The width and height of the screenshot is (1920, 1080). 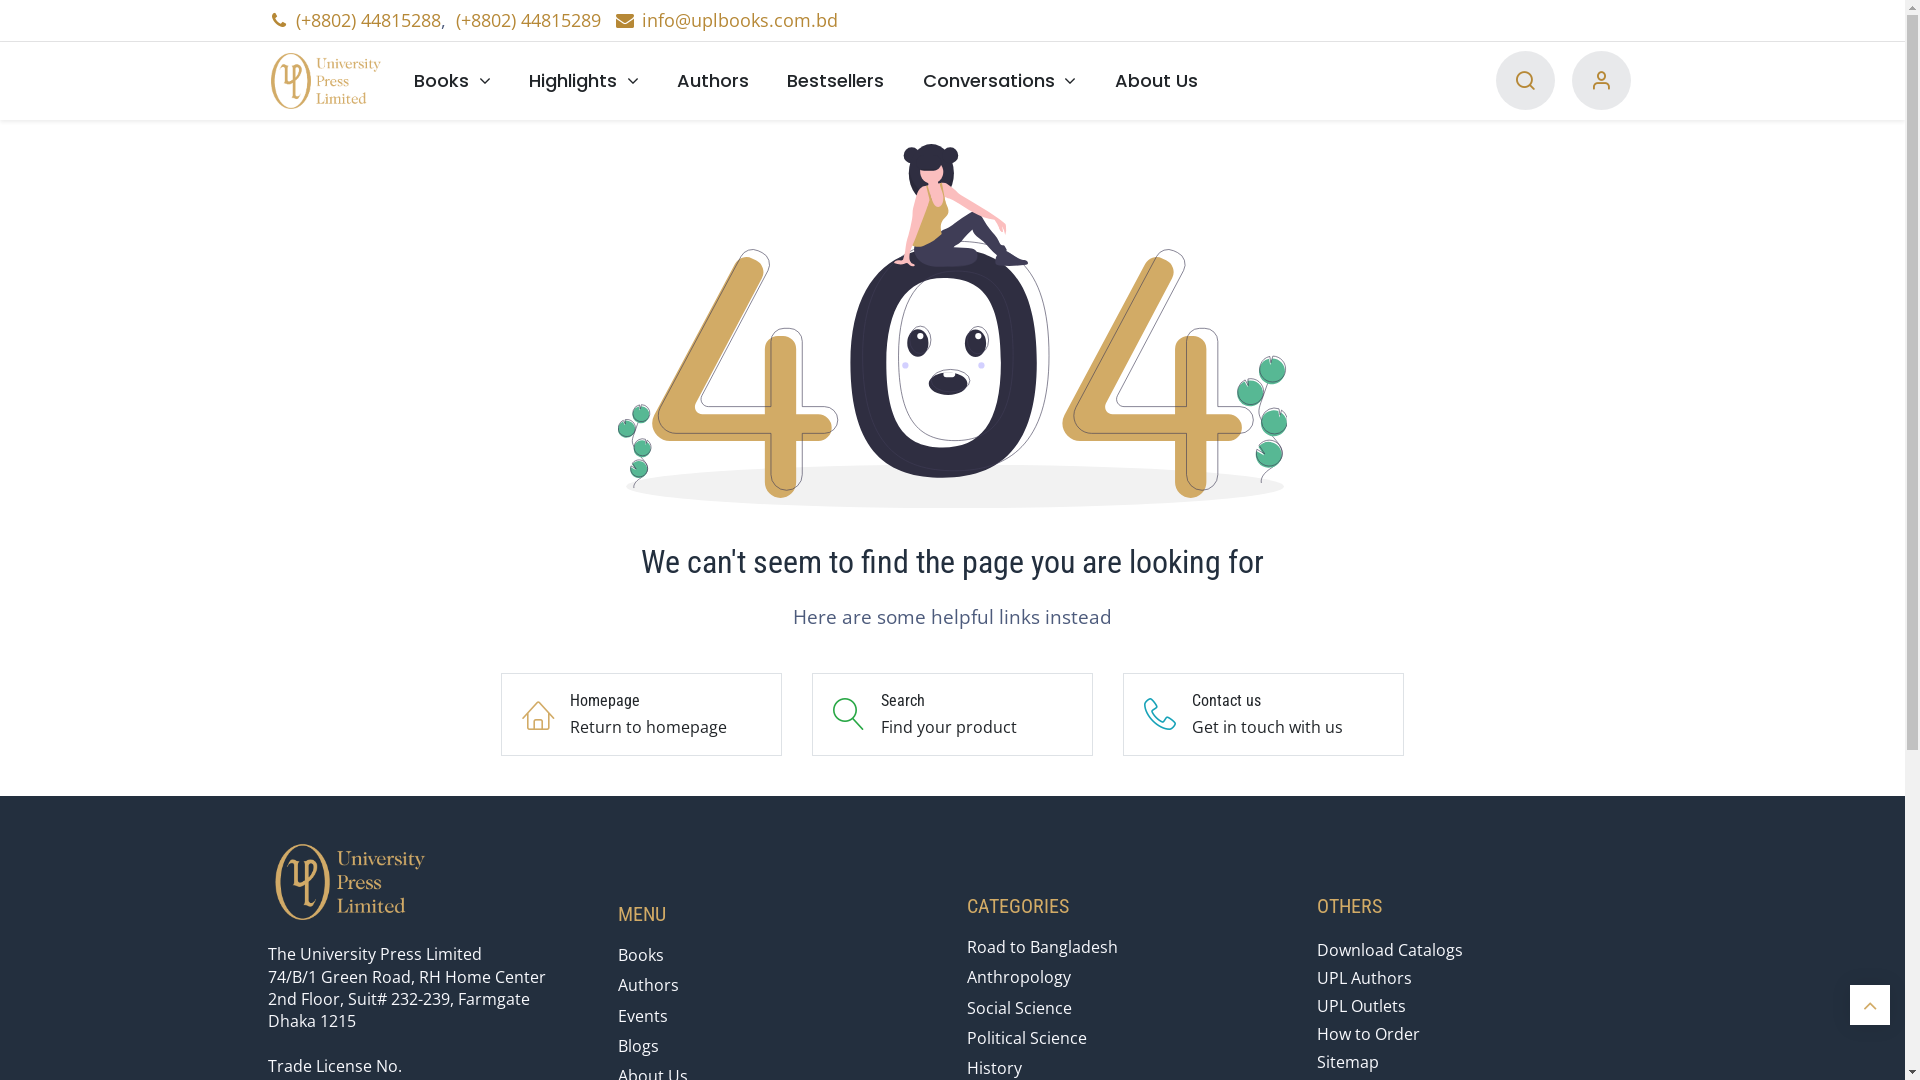 What do you see at coordinates (767, 79) in the screenshot?
I see `'Bestsellers'` at bounding box center [767, 79].